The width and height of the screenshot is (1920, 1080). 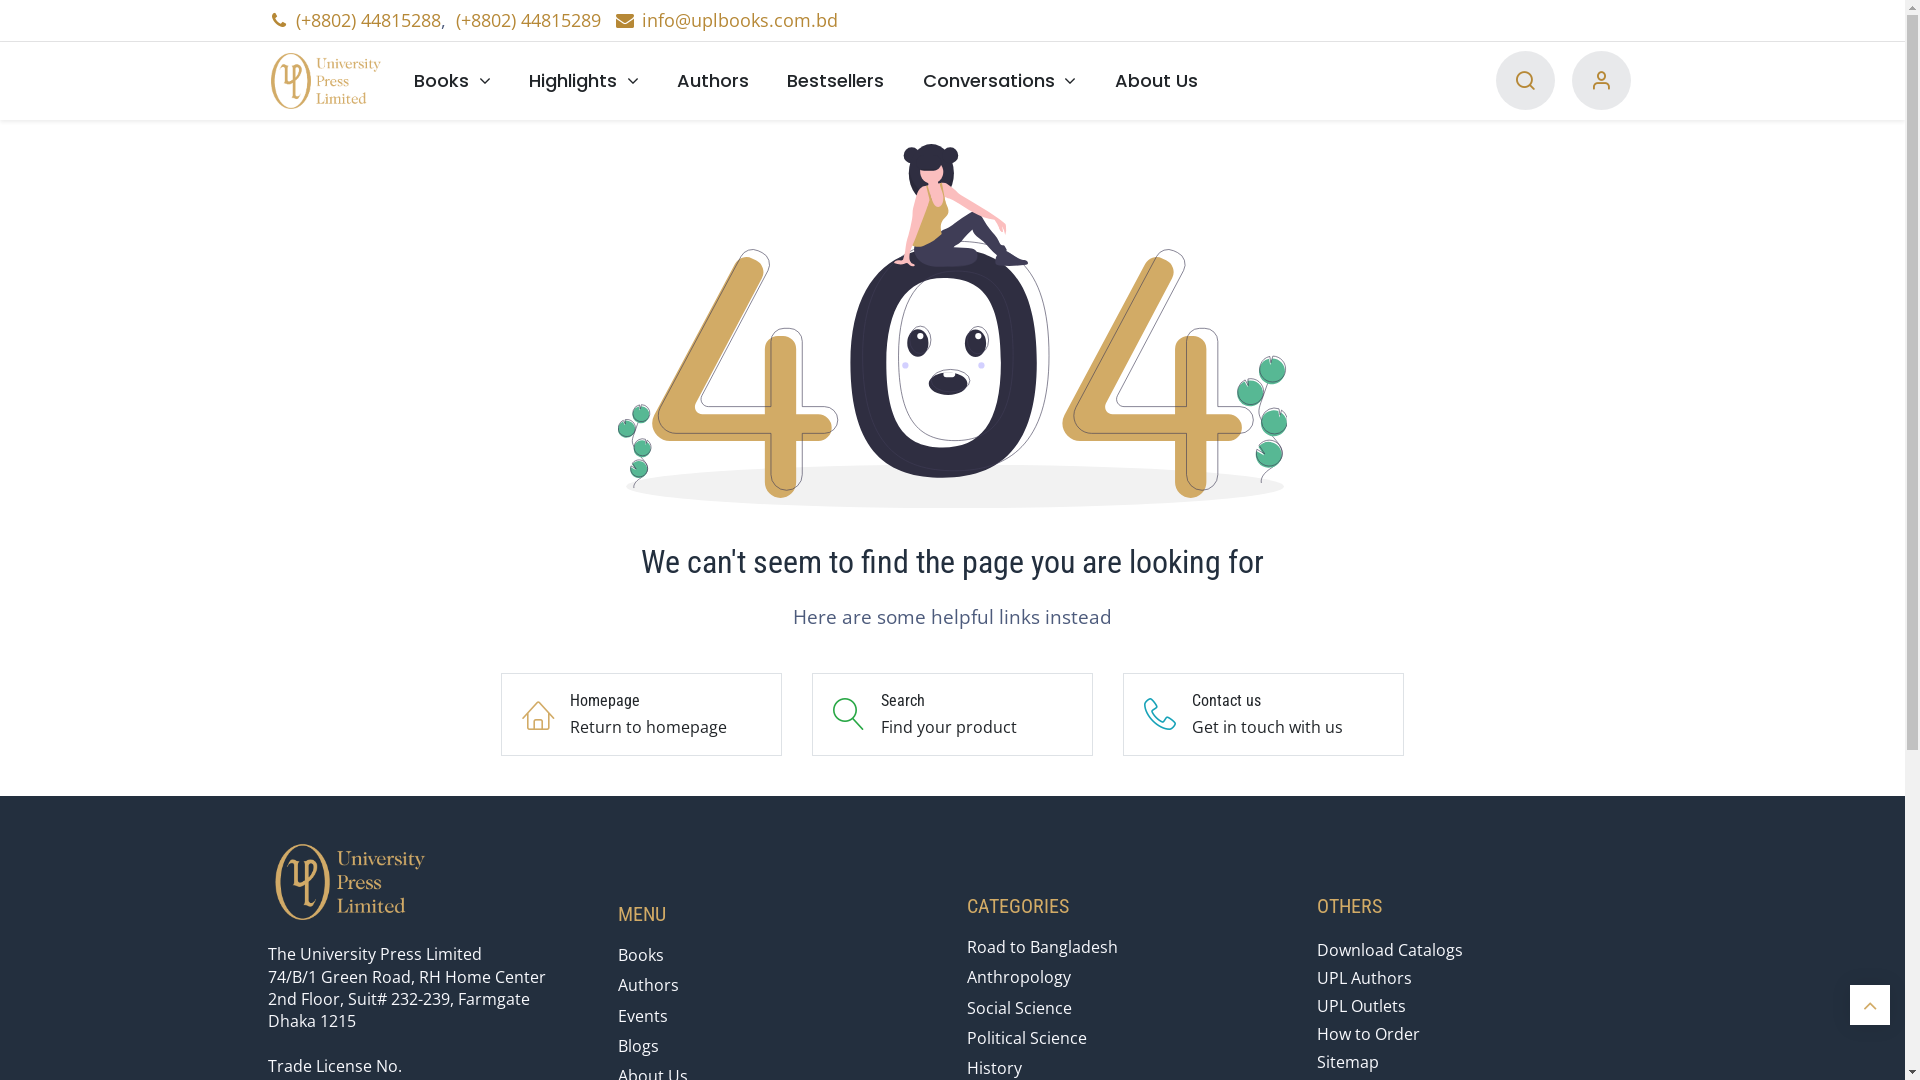 What do you see at coordinates (767, 79) in the screenshot?
I see `'Bestsellers'` at bounding box center [767, 79].